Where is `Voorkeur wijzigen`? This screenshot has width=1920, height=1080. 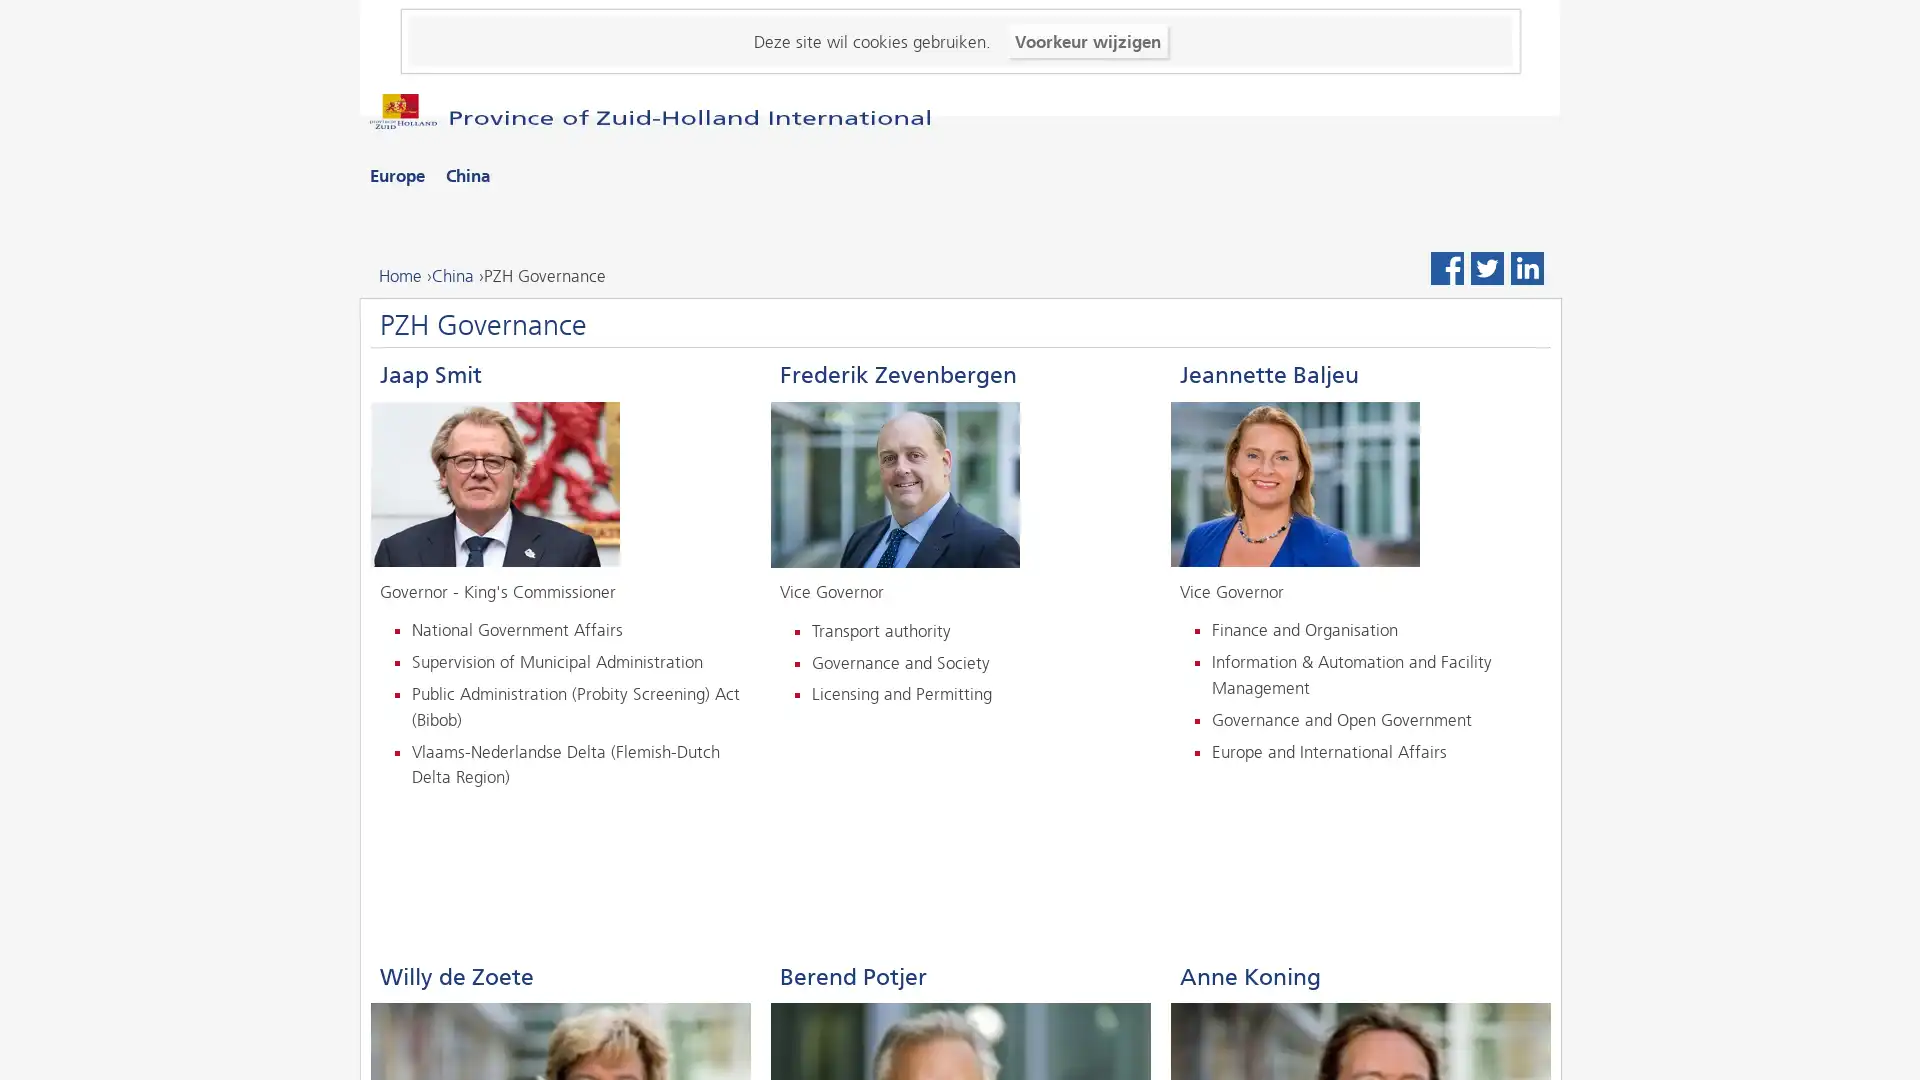 Voorkeur wijzigen is located at coordinates (1085, 40).